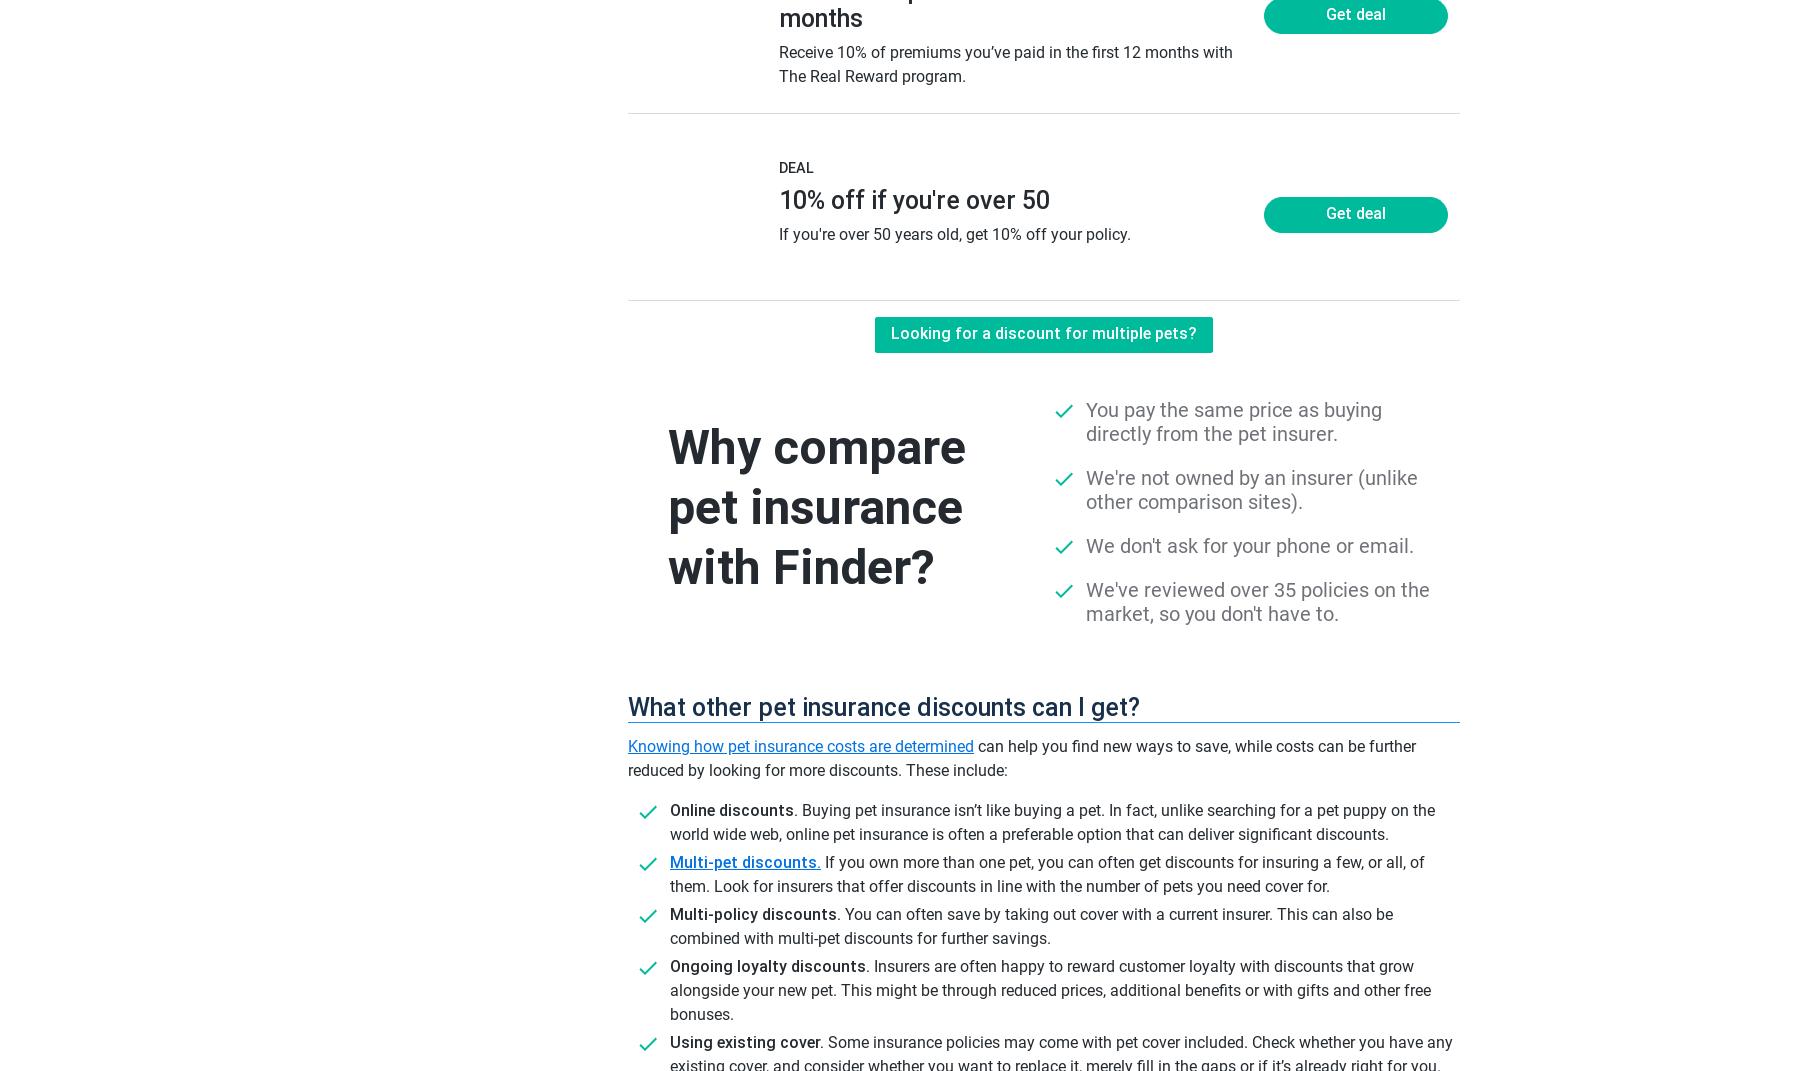 Image resolution: width=1800 pixels, height=1071 pixels. I want to click on 'We're not owned by an insurer (unlike other comparison sites).', so click(1252, 488).